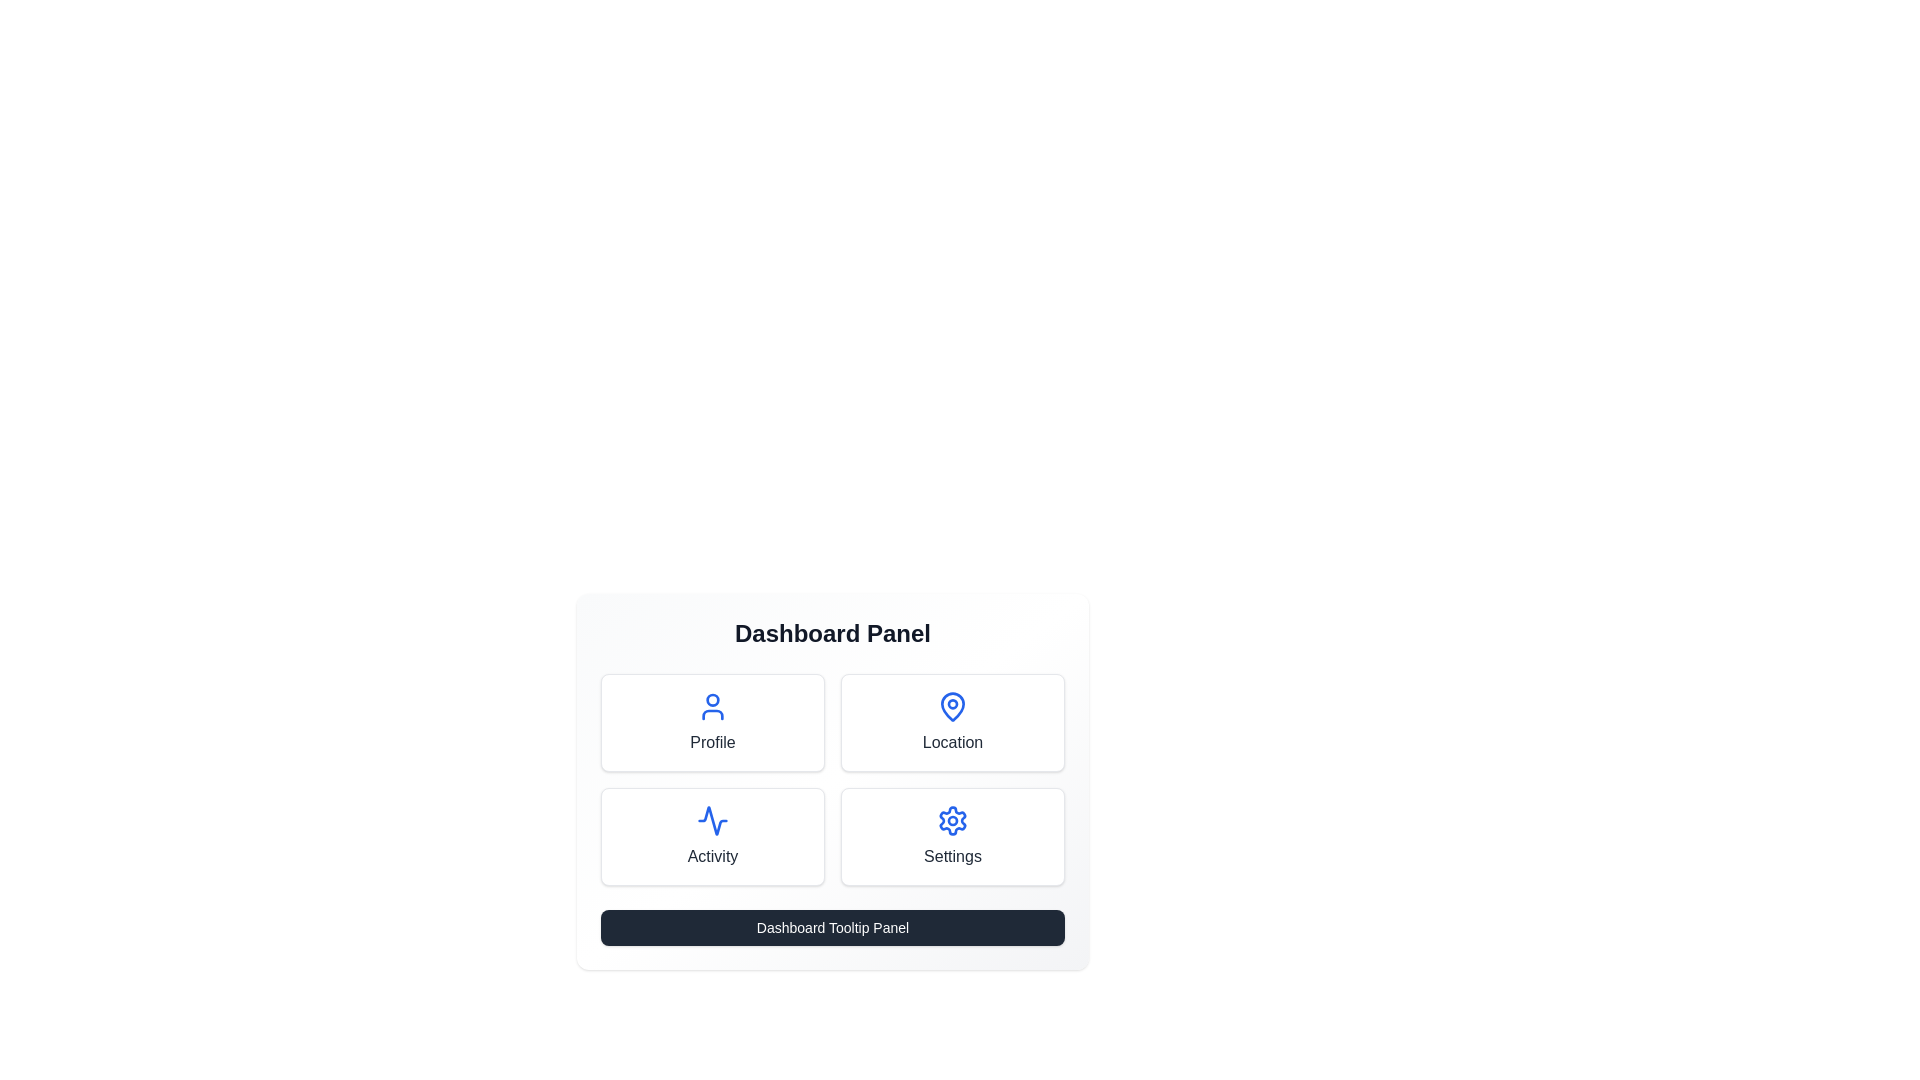 The height and width of the screenshot is (1080, 1920). What do you see at coordinates (713, 713) in the screenshot?
I see `the blue curved line at the bottom of the 'Profile' user icon located in the top-left section of the grid layout` at bounding box center [713, 713].